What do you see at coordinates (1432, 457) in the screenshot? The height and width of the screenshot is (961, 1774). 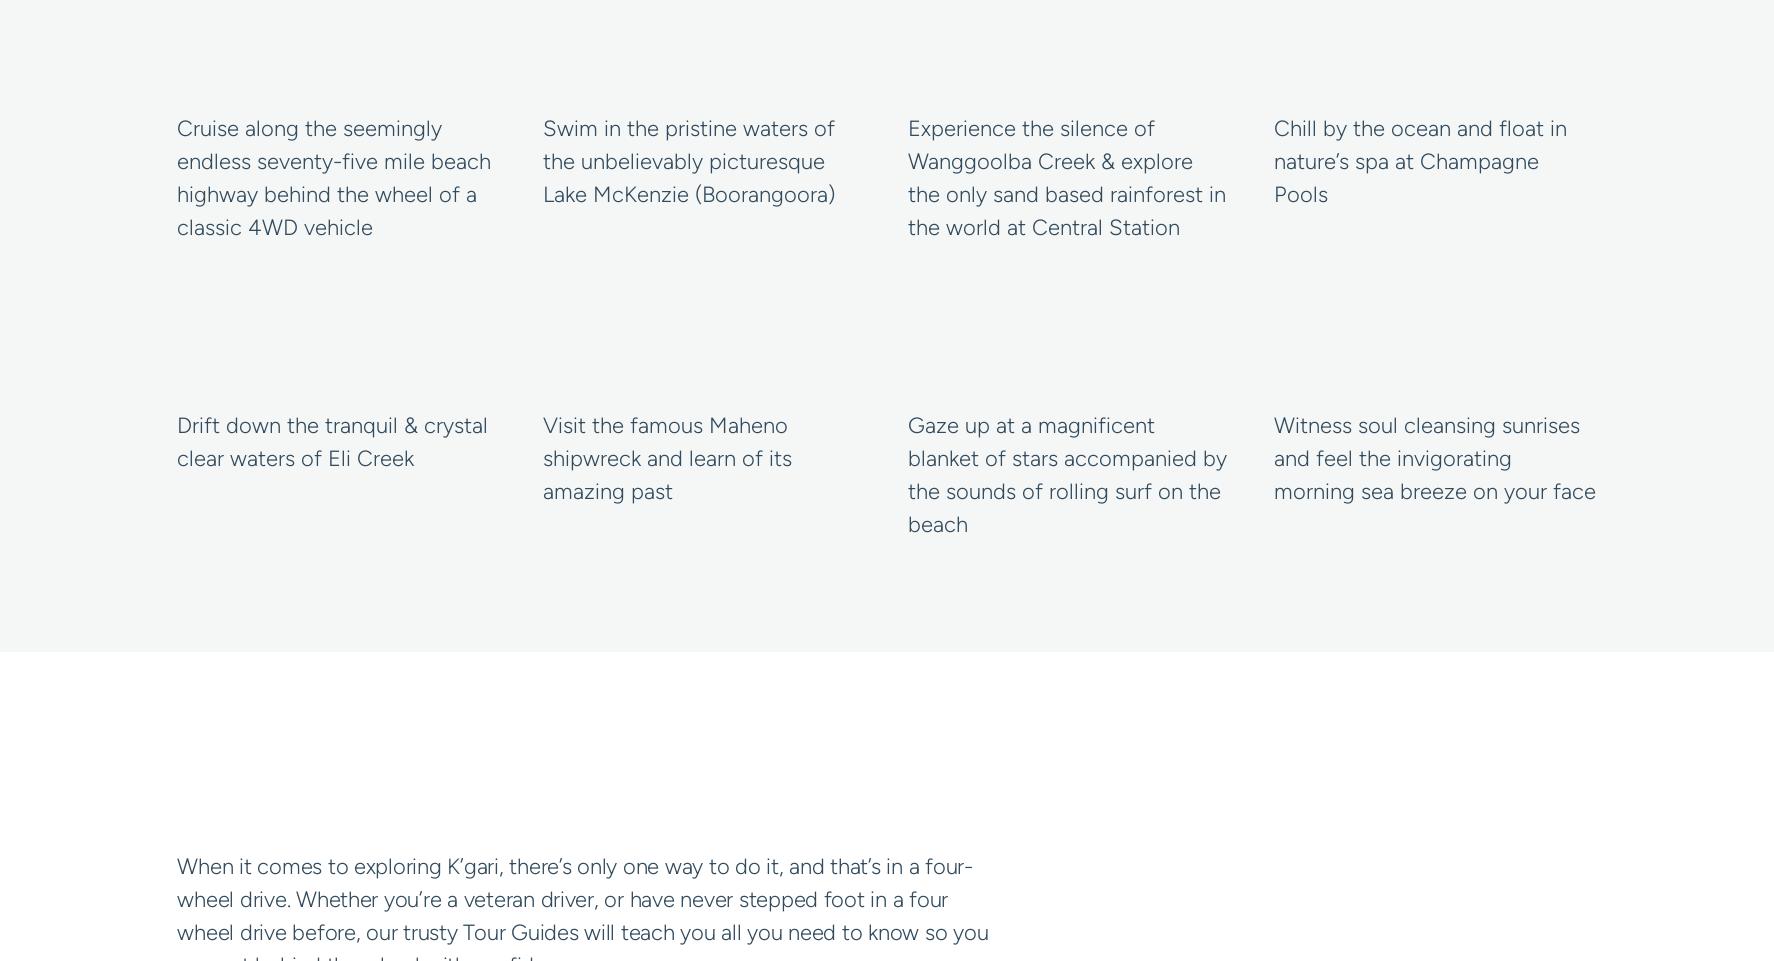 I see `'Witness soul cleansing sunrises and feel the invigorating morning sea breeze on your face'` at bounding box center [1432, 457].